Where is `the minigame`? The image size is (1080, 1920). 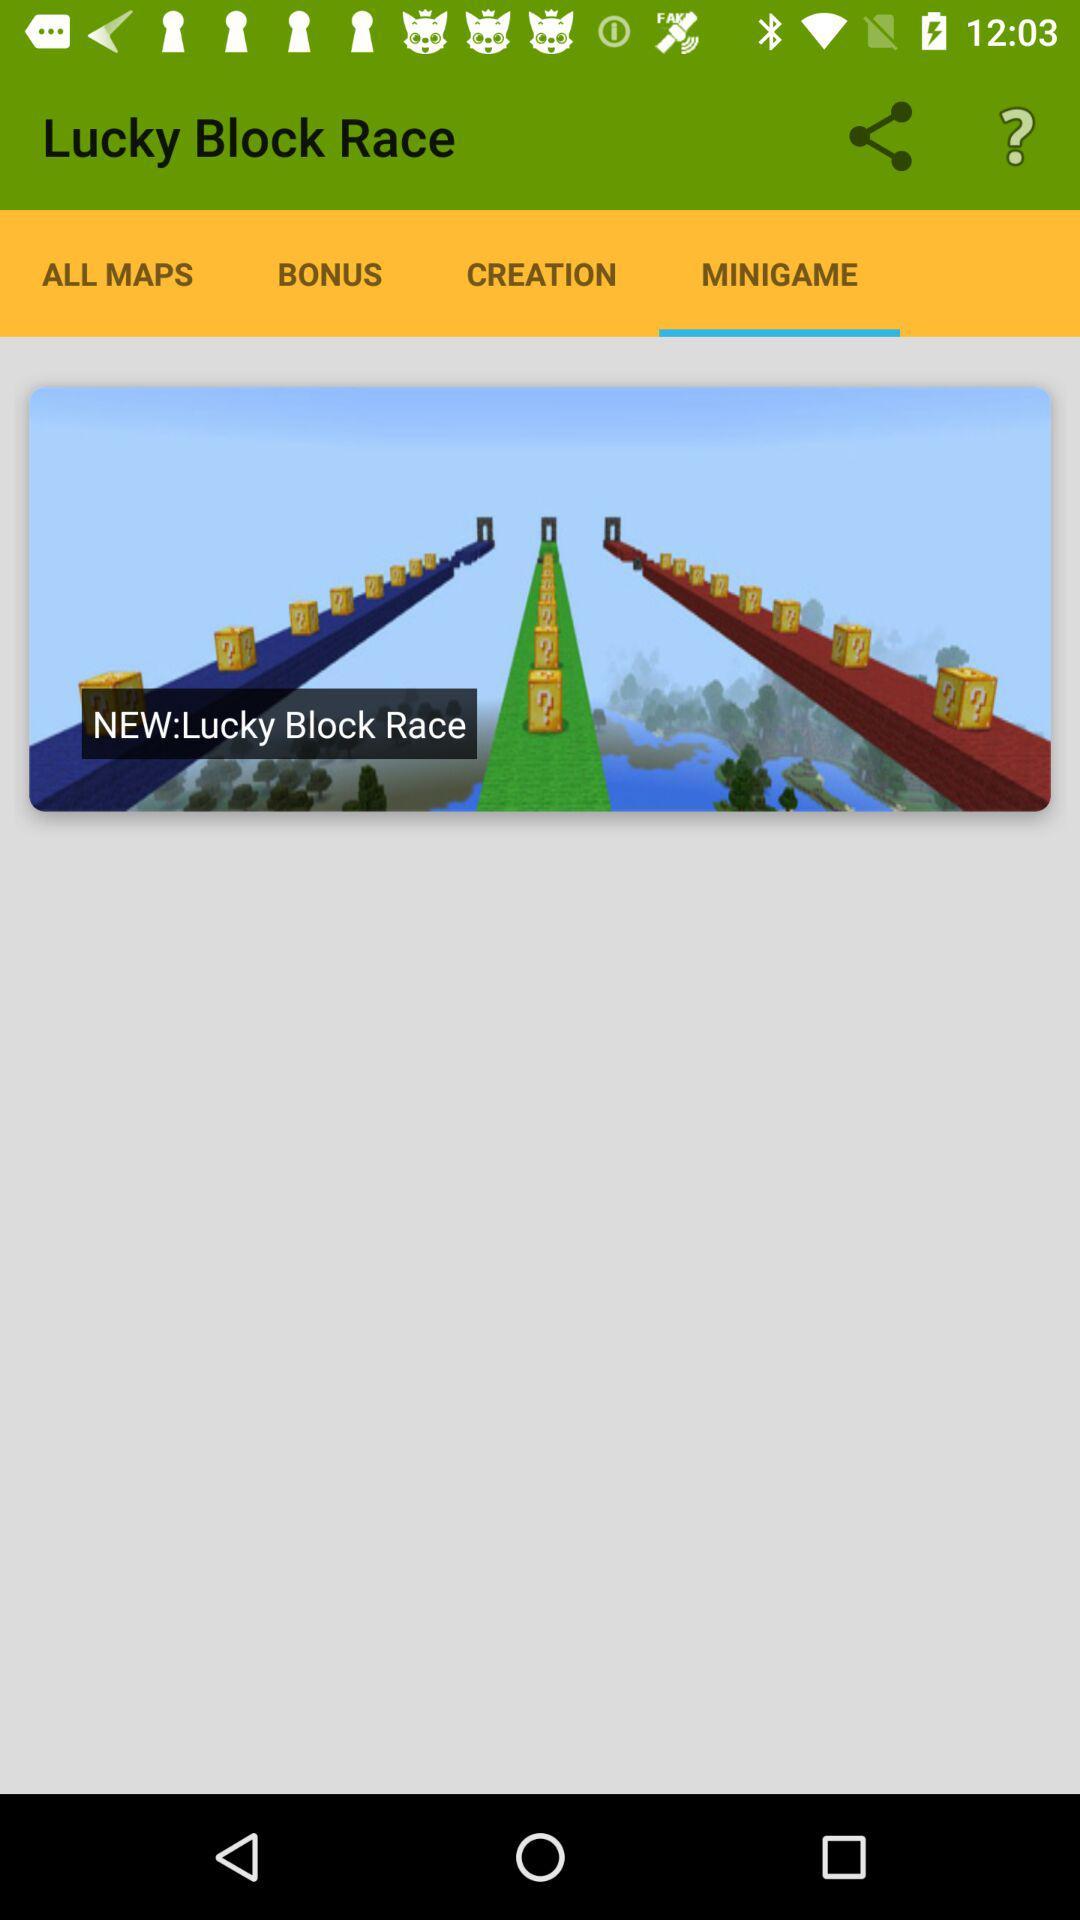 the minigame is located at coordinates (778, 272).